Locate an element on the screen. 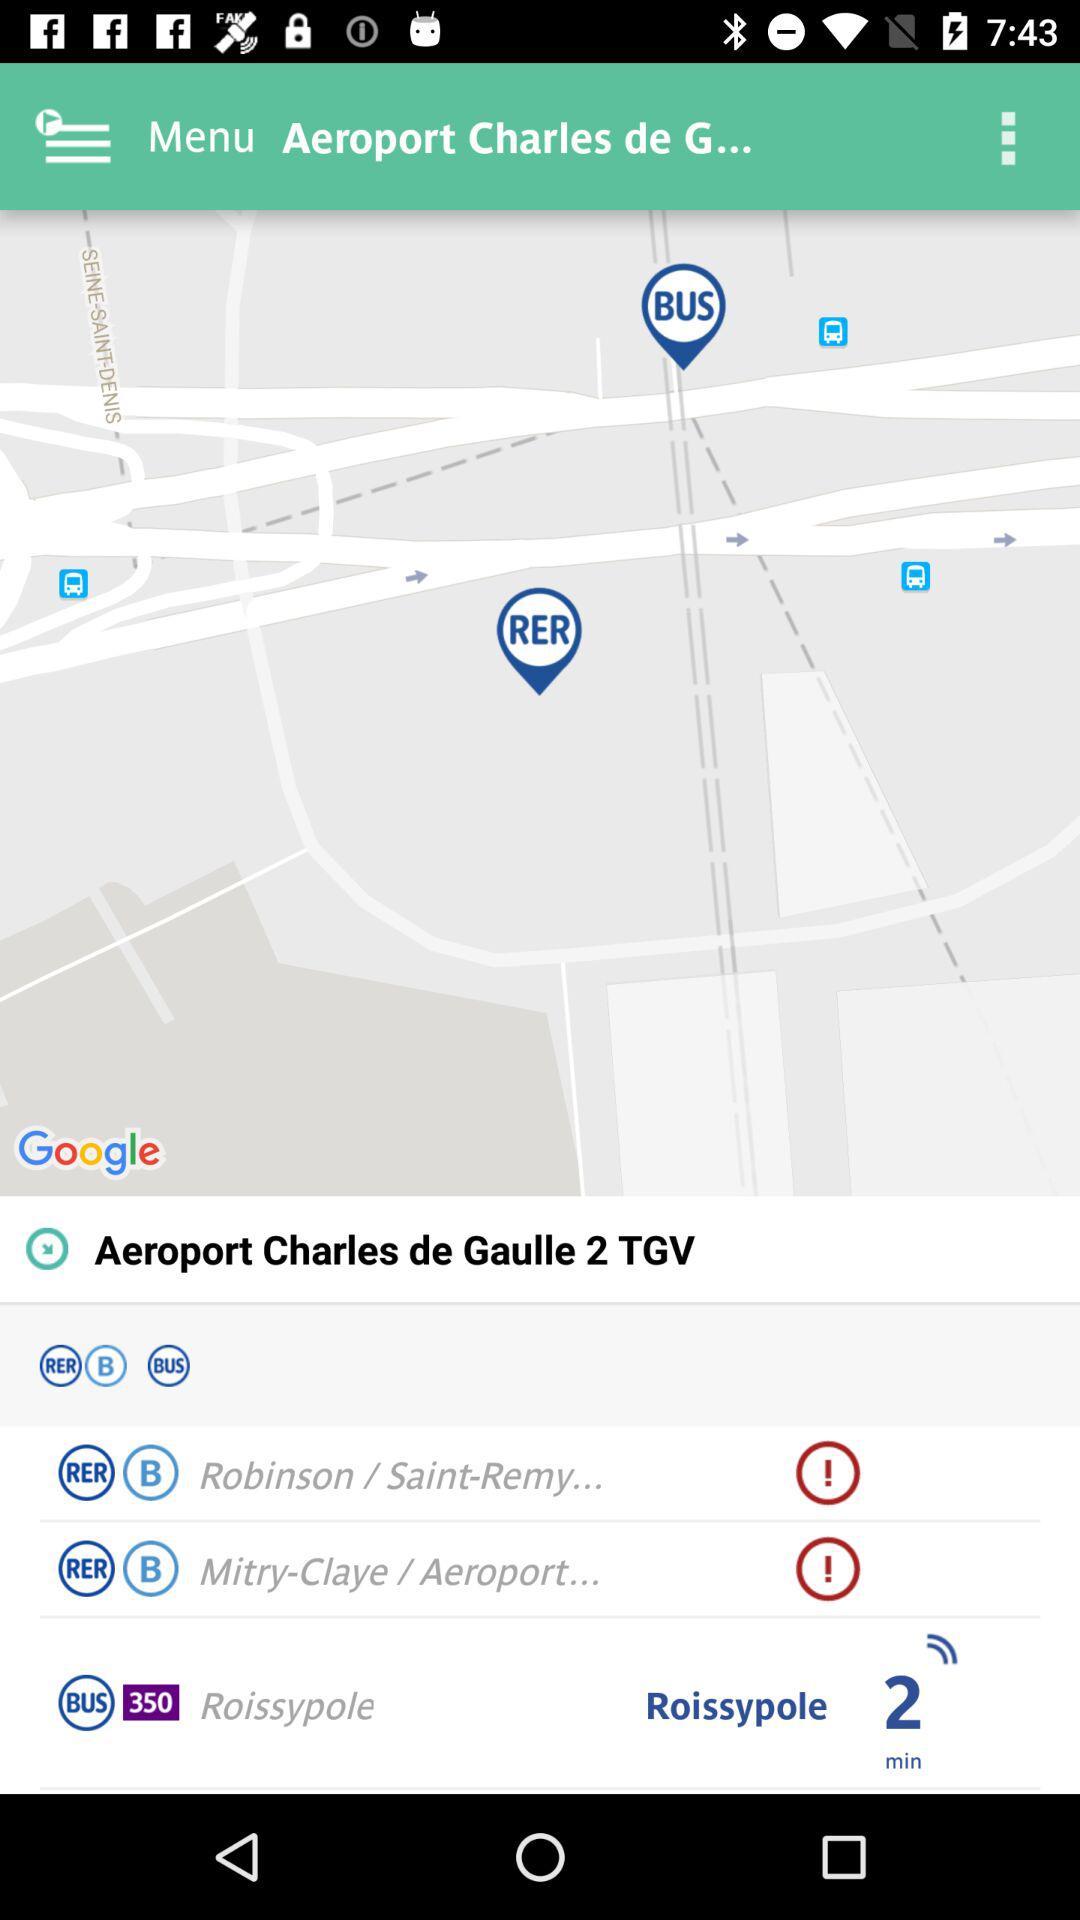  item next to roissypole icon is located at coordinates (903, 1758).